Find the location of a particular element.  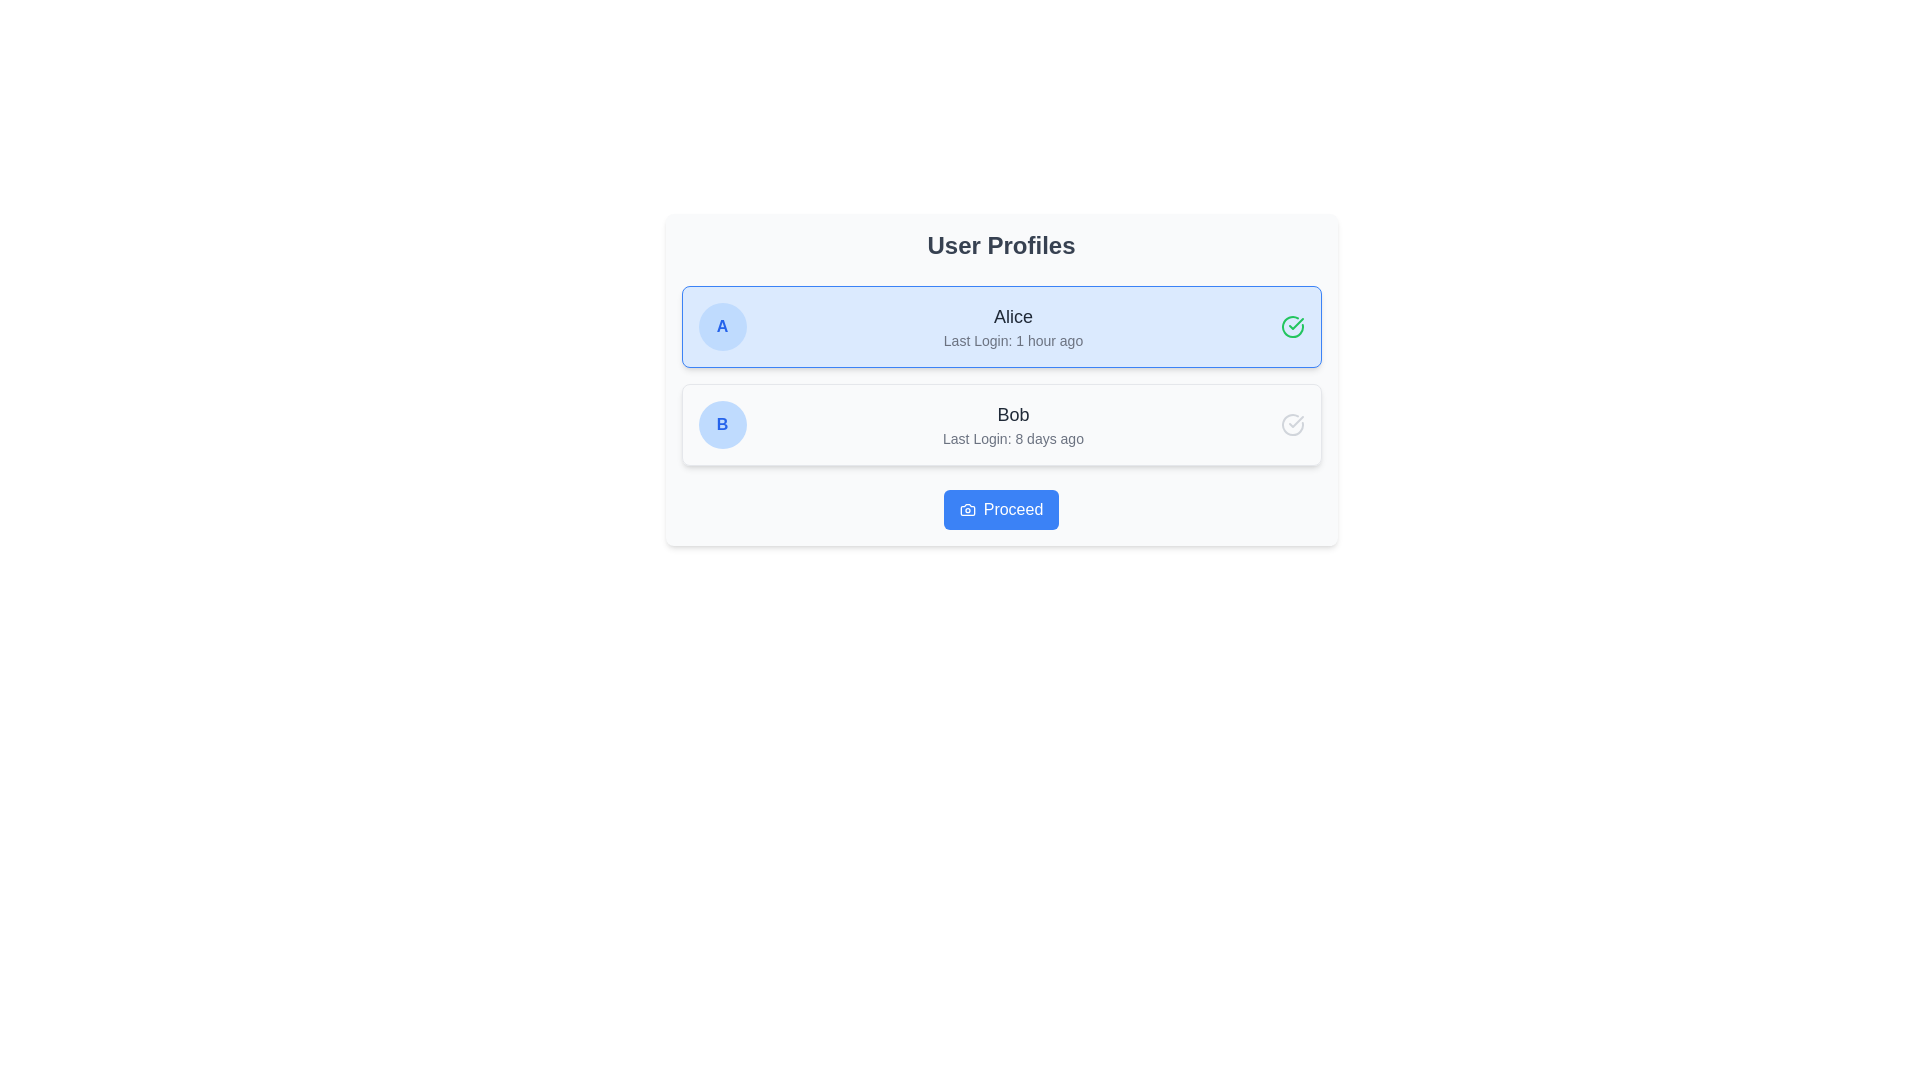

the 'User Profiles' text label, which is styled in bold and larger font, positioned at the top of the section above the user profiles list is located at coordinates (1001, 245).